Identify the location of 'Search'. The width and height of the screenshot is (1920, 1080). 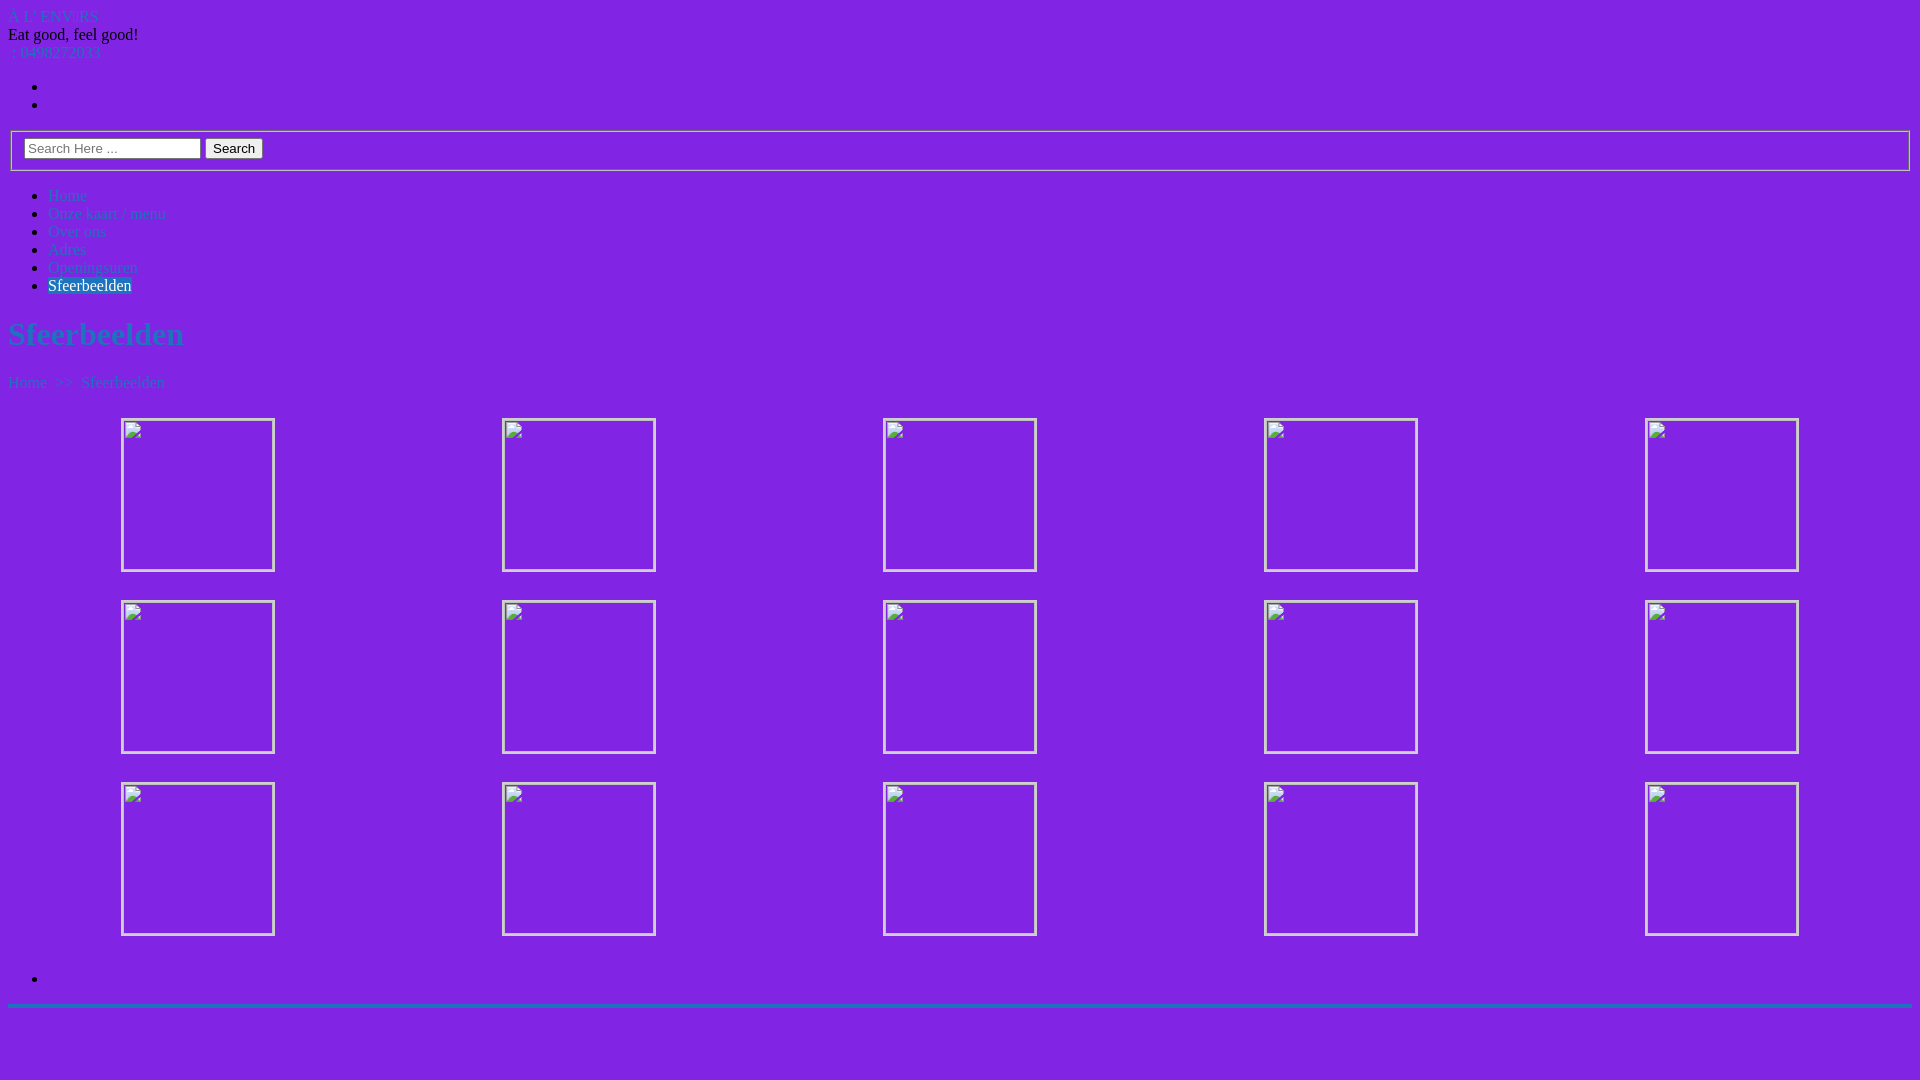
(234, 147).